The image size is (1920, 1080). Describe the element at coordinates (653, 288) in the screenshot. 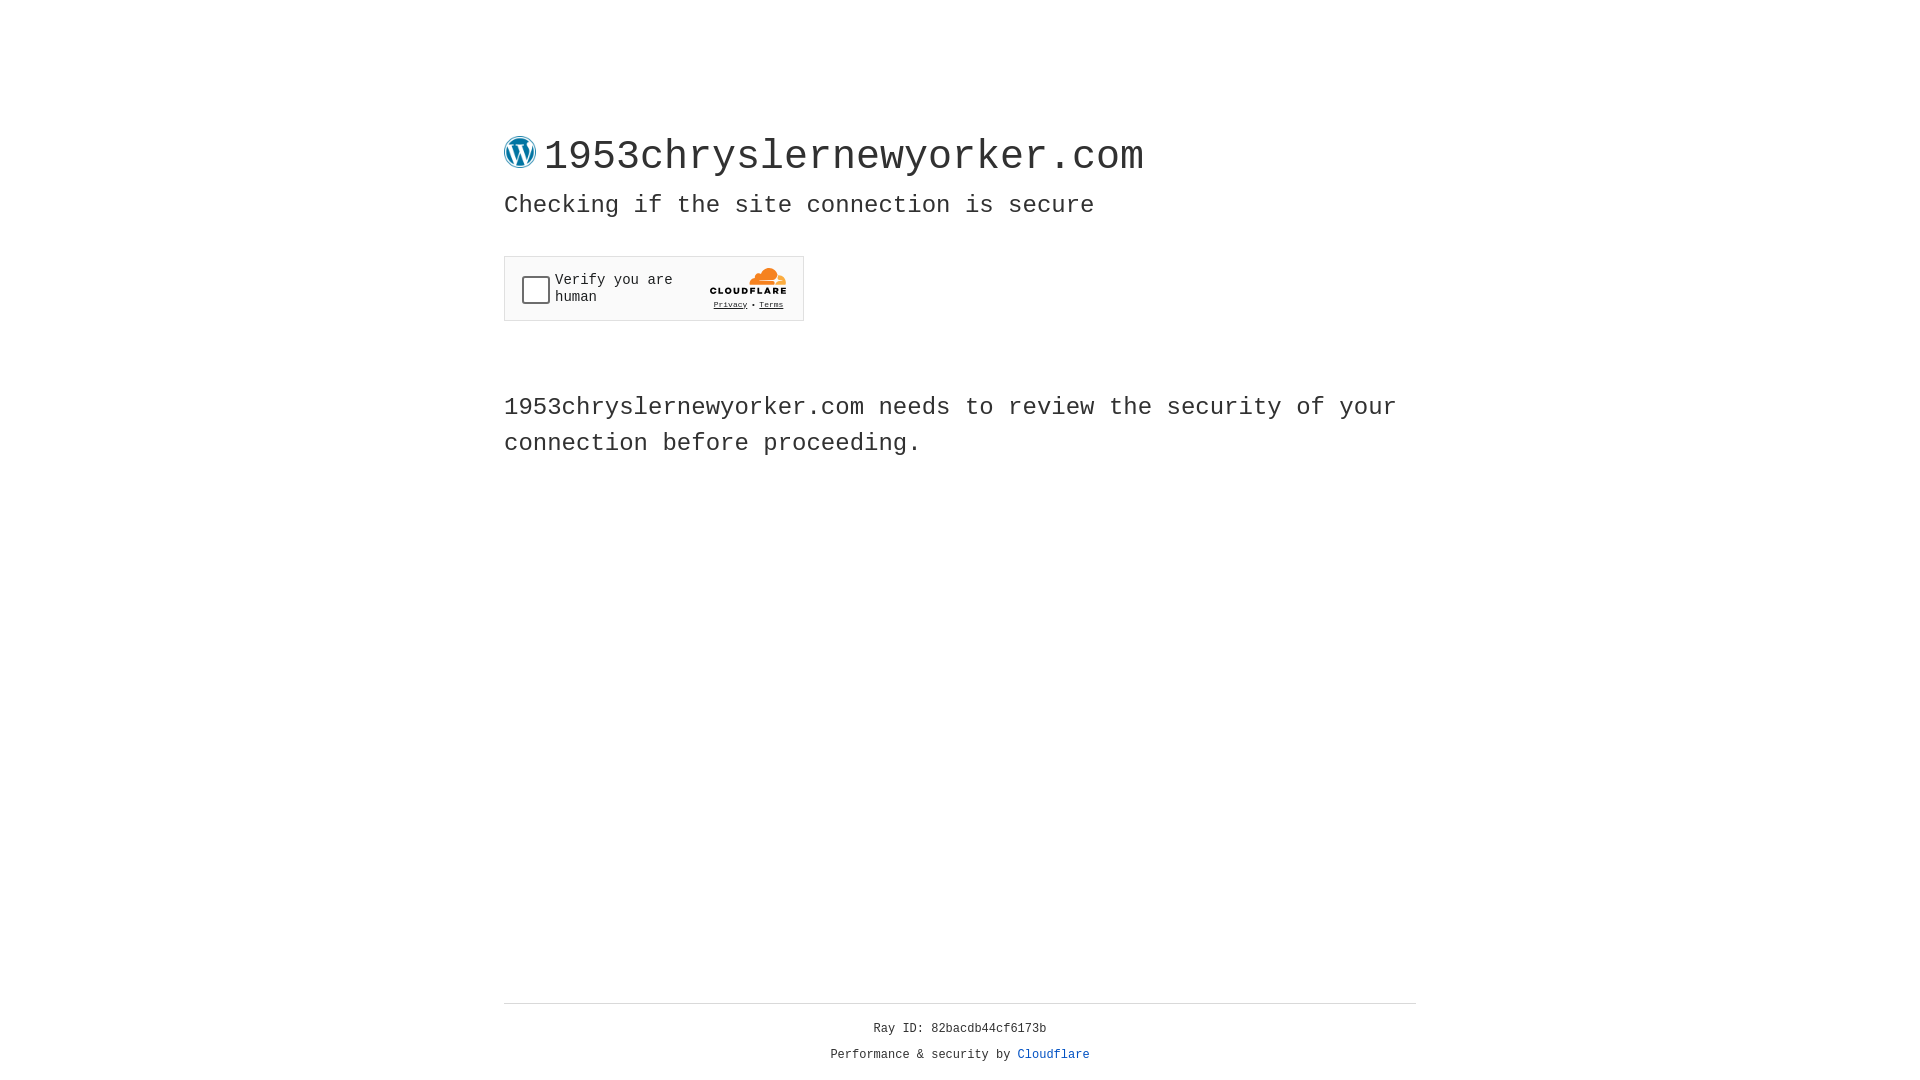

I see `'Widget containing a Cloudflare security challenge'` at that location.